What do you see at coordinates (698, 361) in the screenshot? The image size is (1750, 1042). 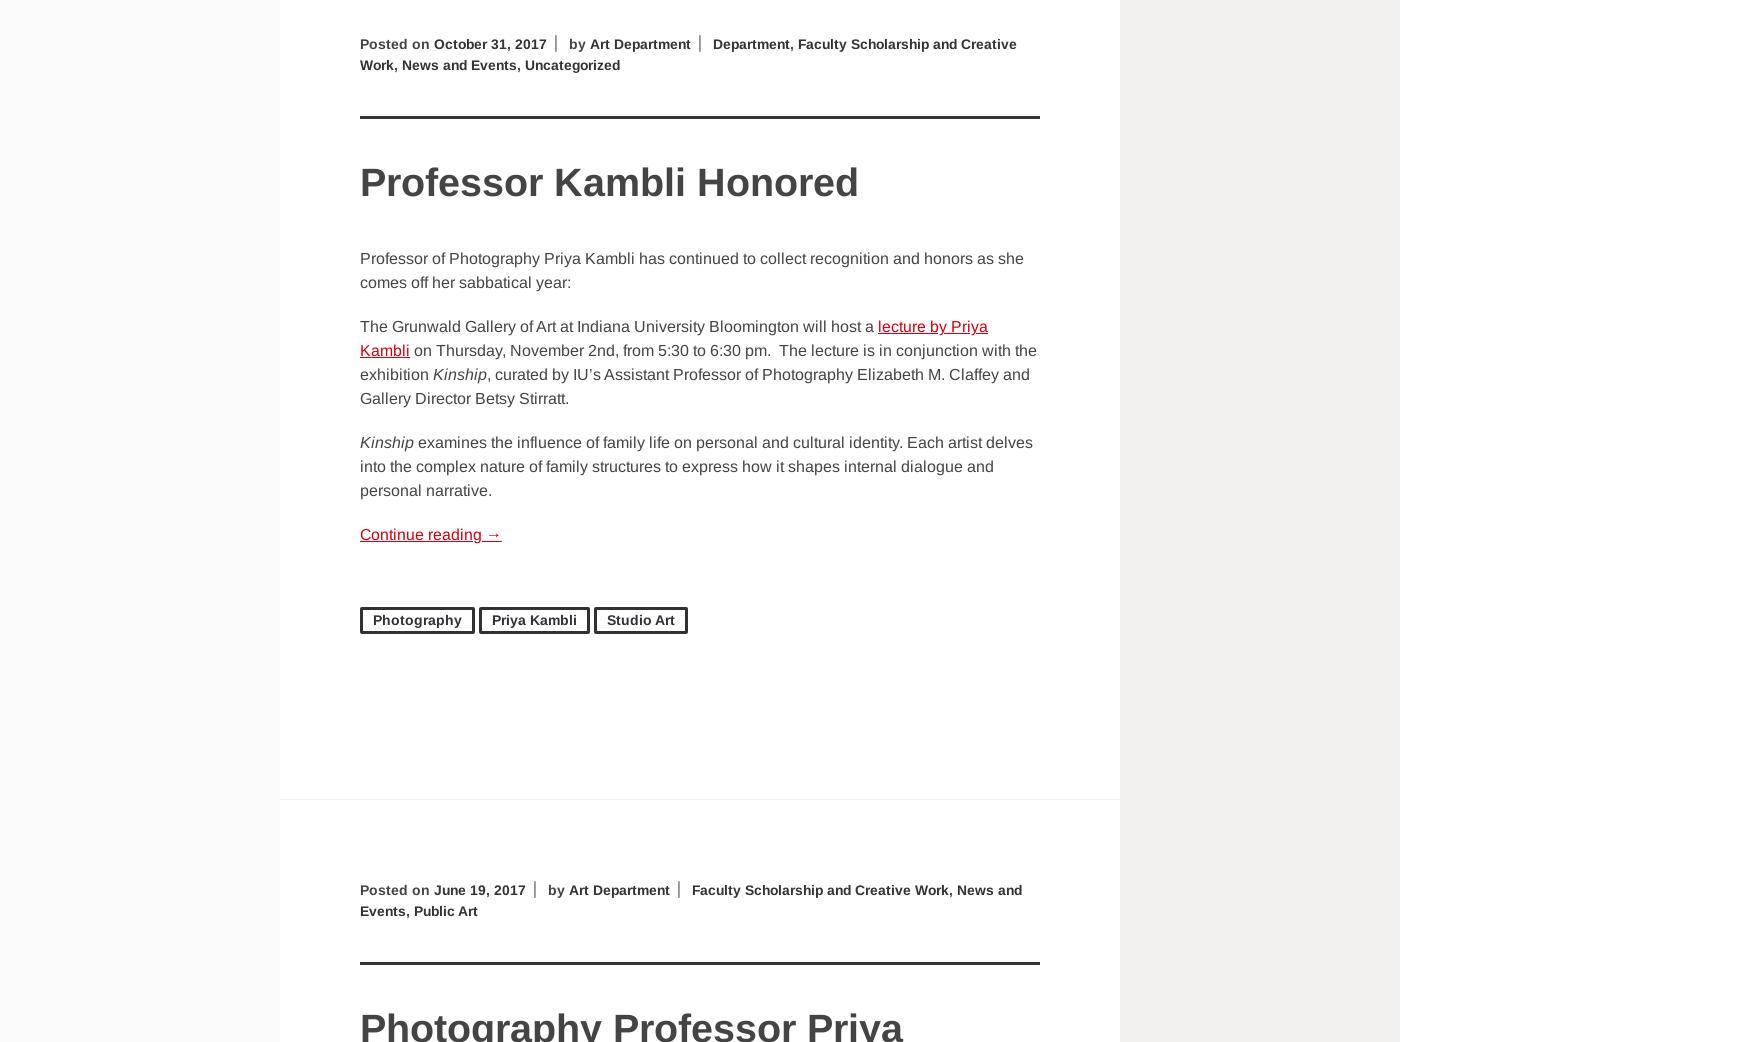 I see `'on Thursday, November 2nd, from 5:30 to 6:30 pm.  The lecture is in conjunction with the exhibition'` at bounding box center [698, 361].